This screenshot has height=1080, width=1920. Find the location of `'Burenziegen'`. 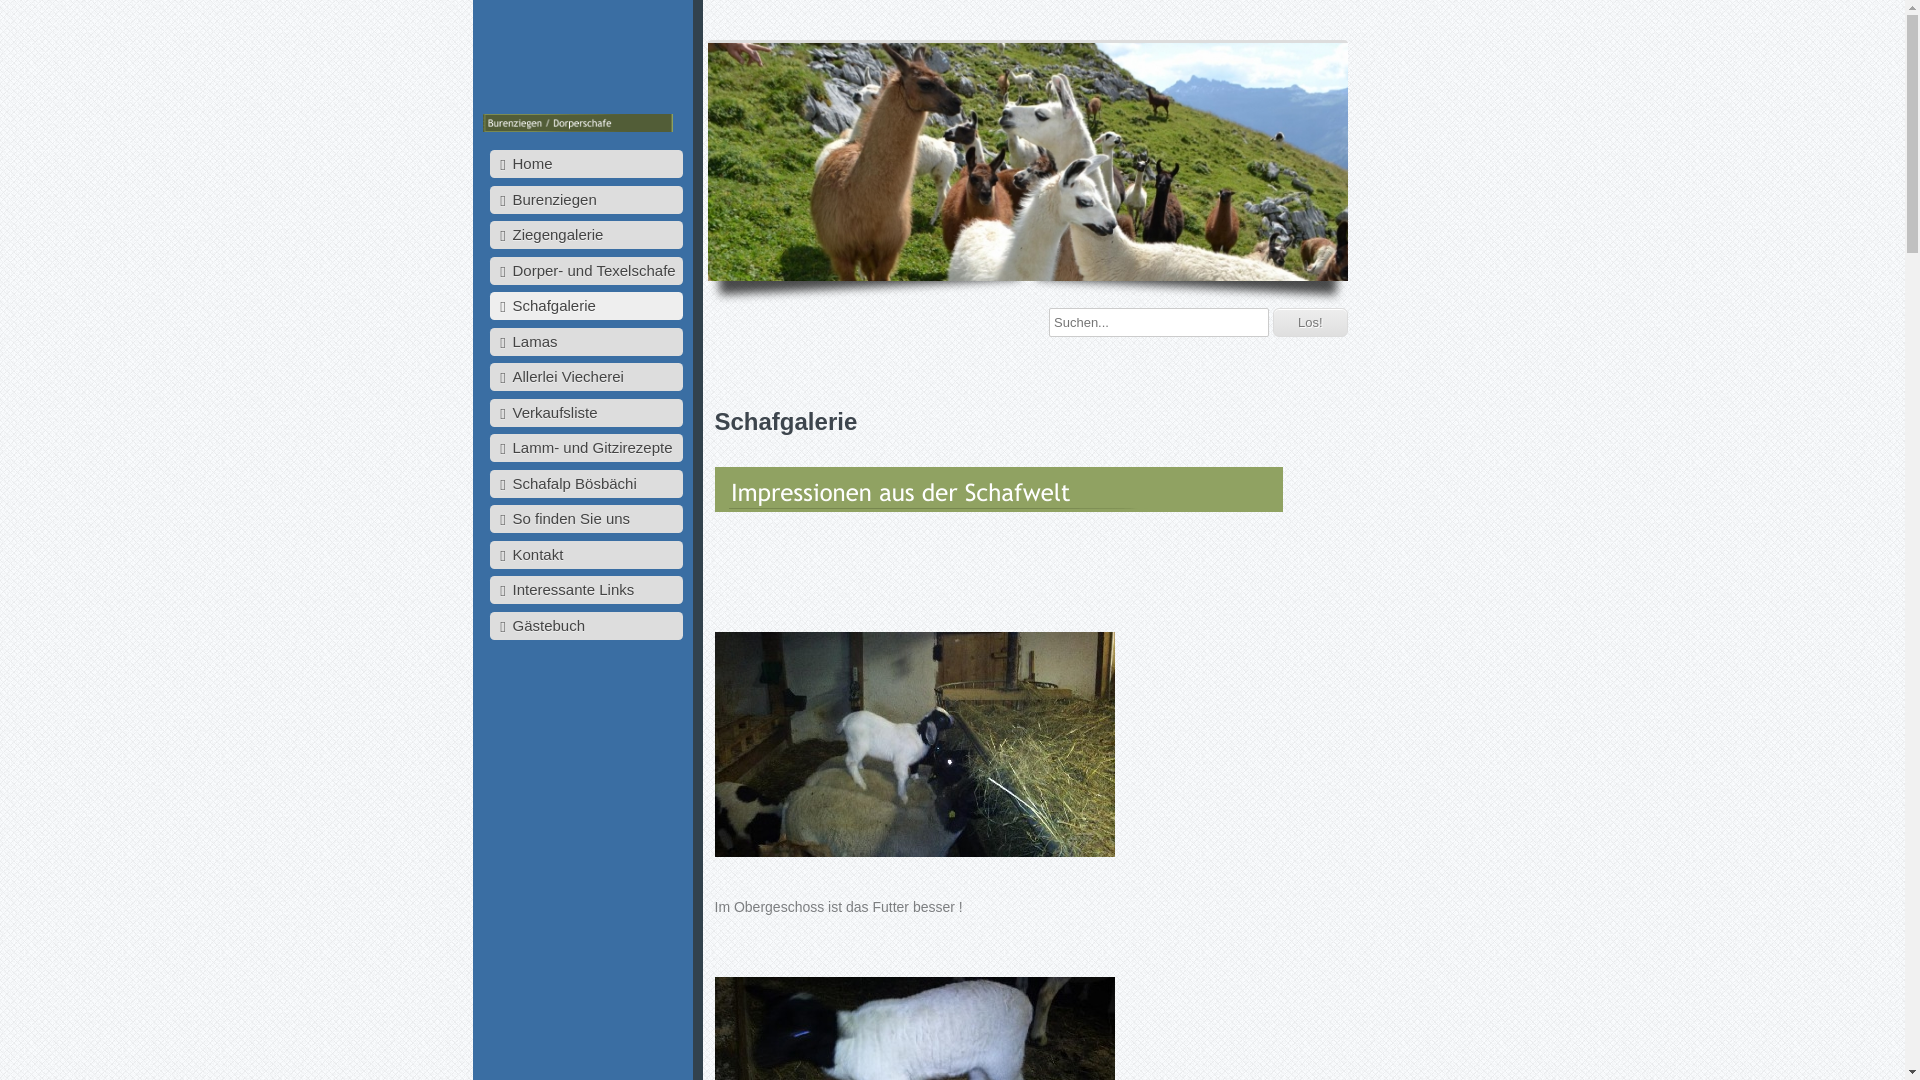

'Burenziegen' is located at coordinates (489, 200).